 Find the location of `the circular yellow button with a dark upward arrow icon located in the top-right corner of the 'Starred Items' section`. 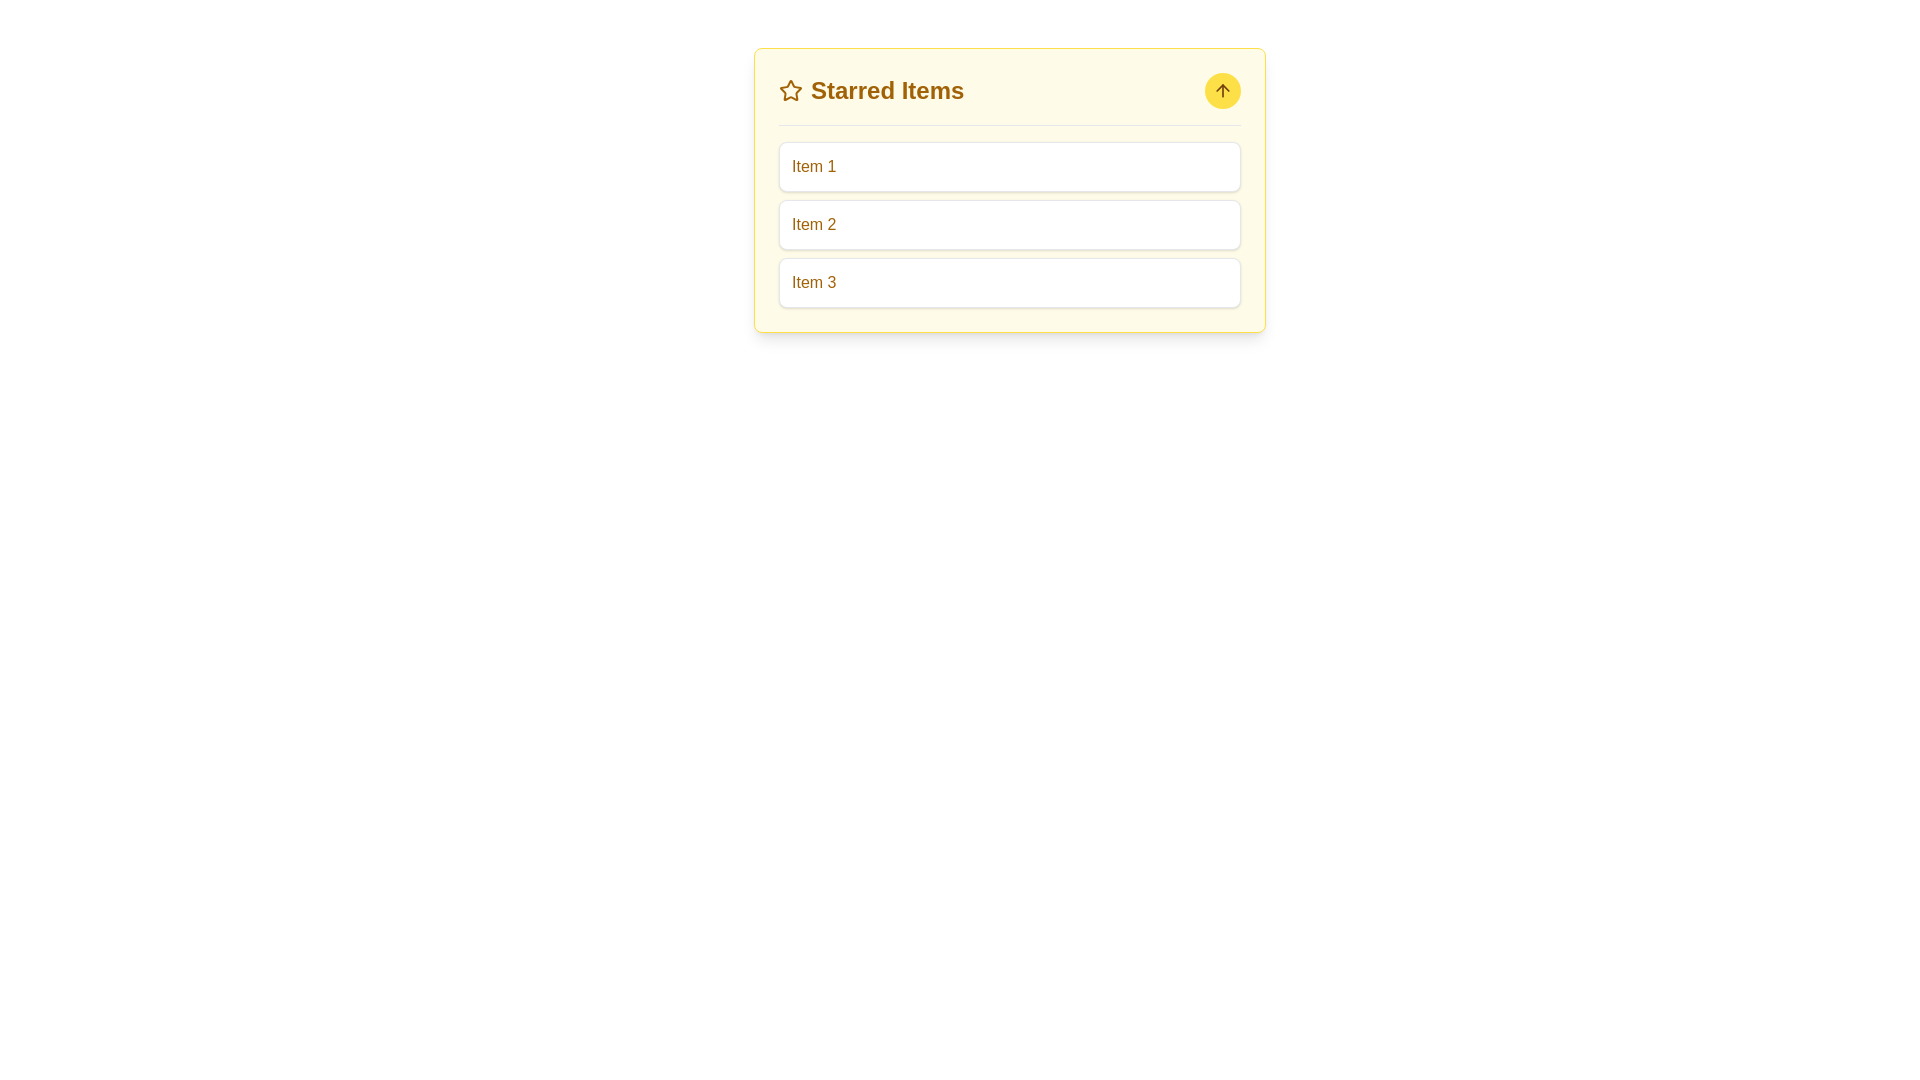

the circular yellow button with a dark upward arrow icon located in the top-right corner of the 'Starred Items' section is located at coordinates (1222, 91).